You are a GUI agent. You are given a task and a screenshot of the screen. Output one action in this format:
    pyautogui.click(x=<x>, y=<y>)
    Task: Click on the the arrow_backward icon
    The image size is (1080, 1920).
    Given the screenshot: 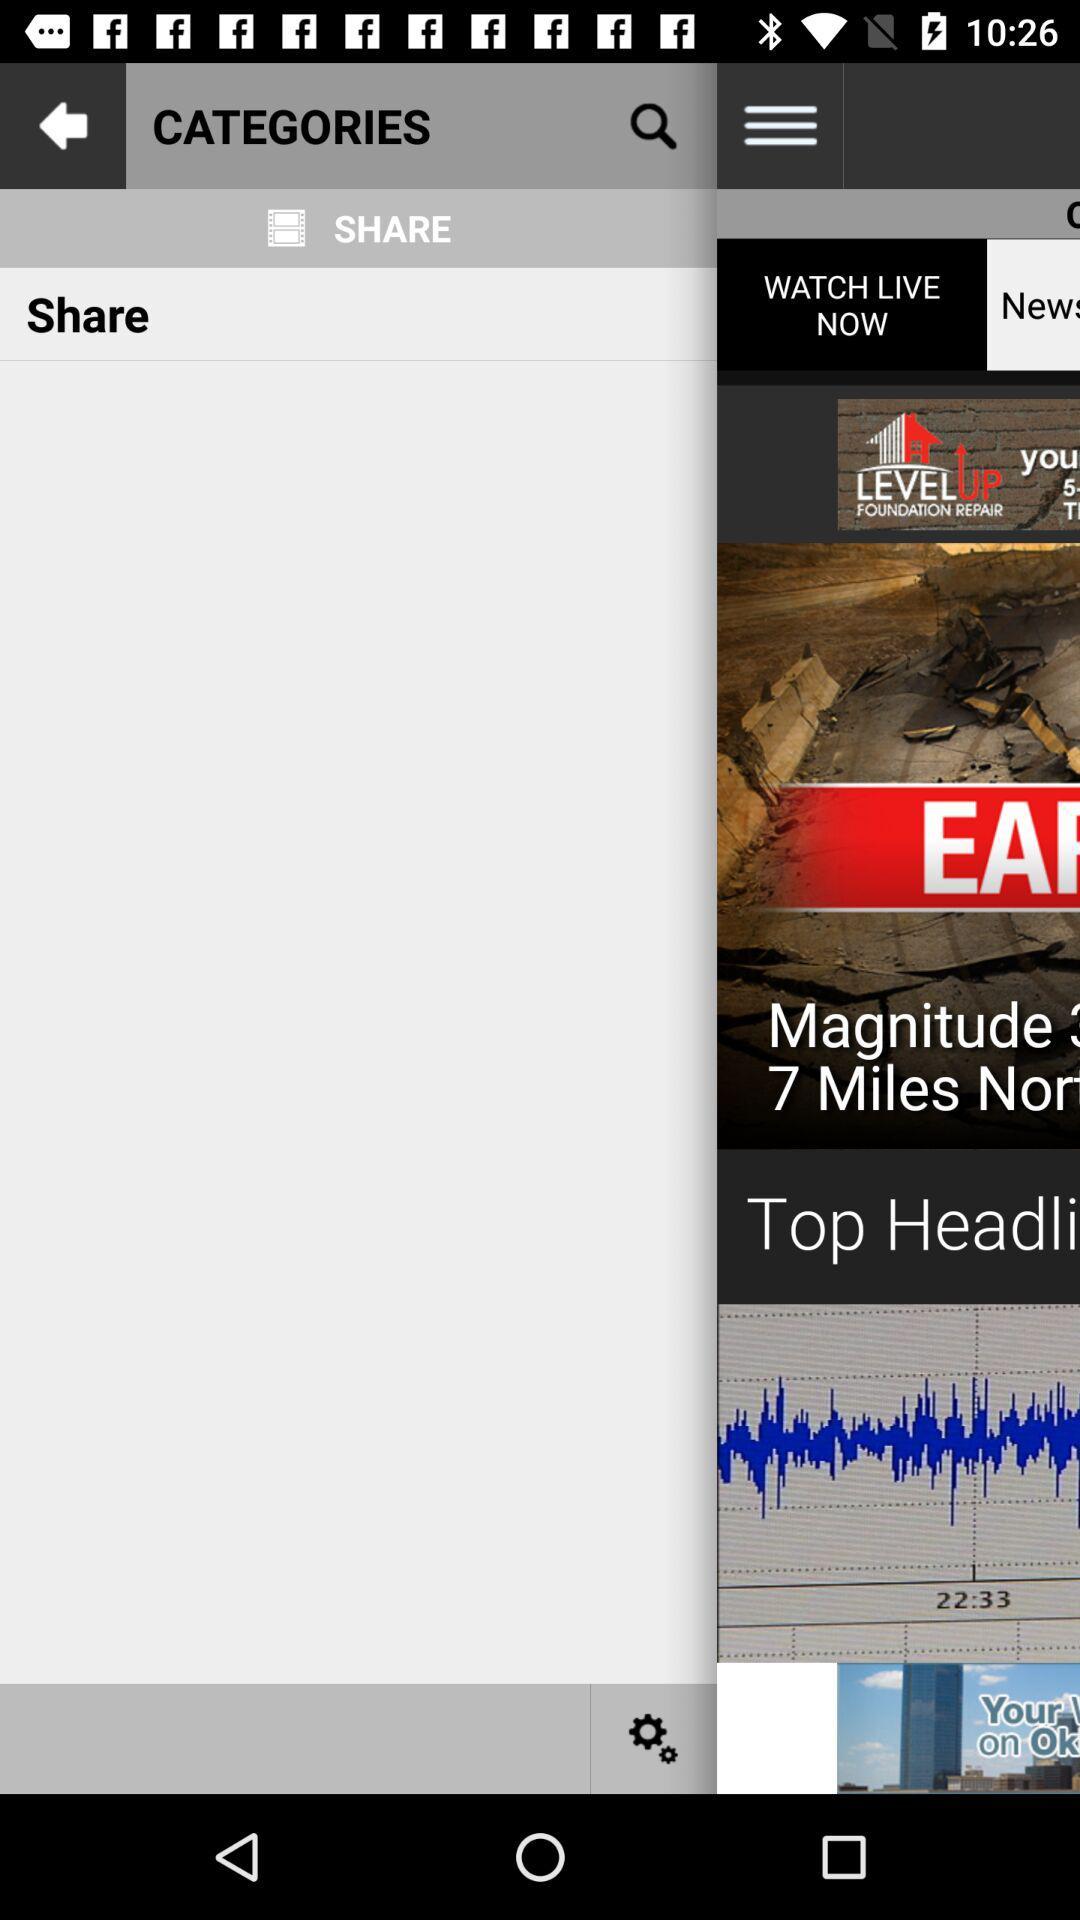 What is the action you would take?
    pyautogui.click(x=61, y=124)
    